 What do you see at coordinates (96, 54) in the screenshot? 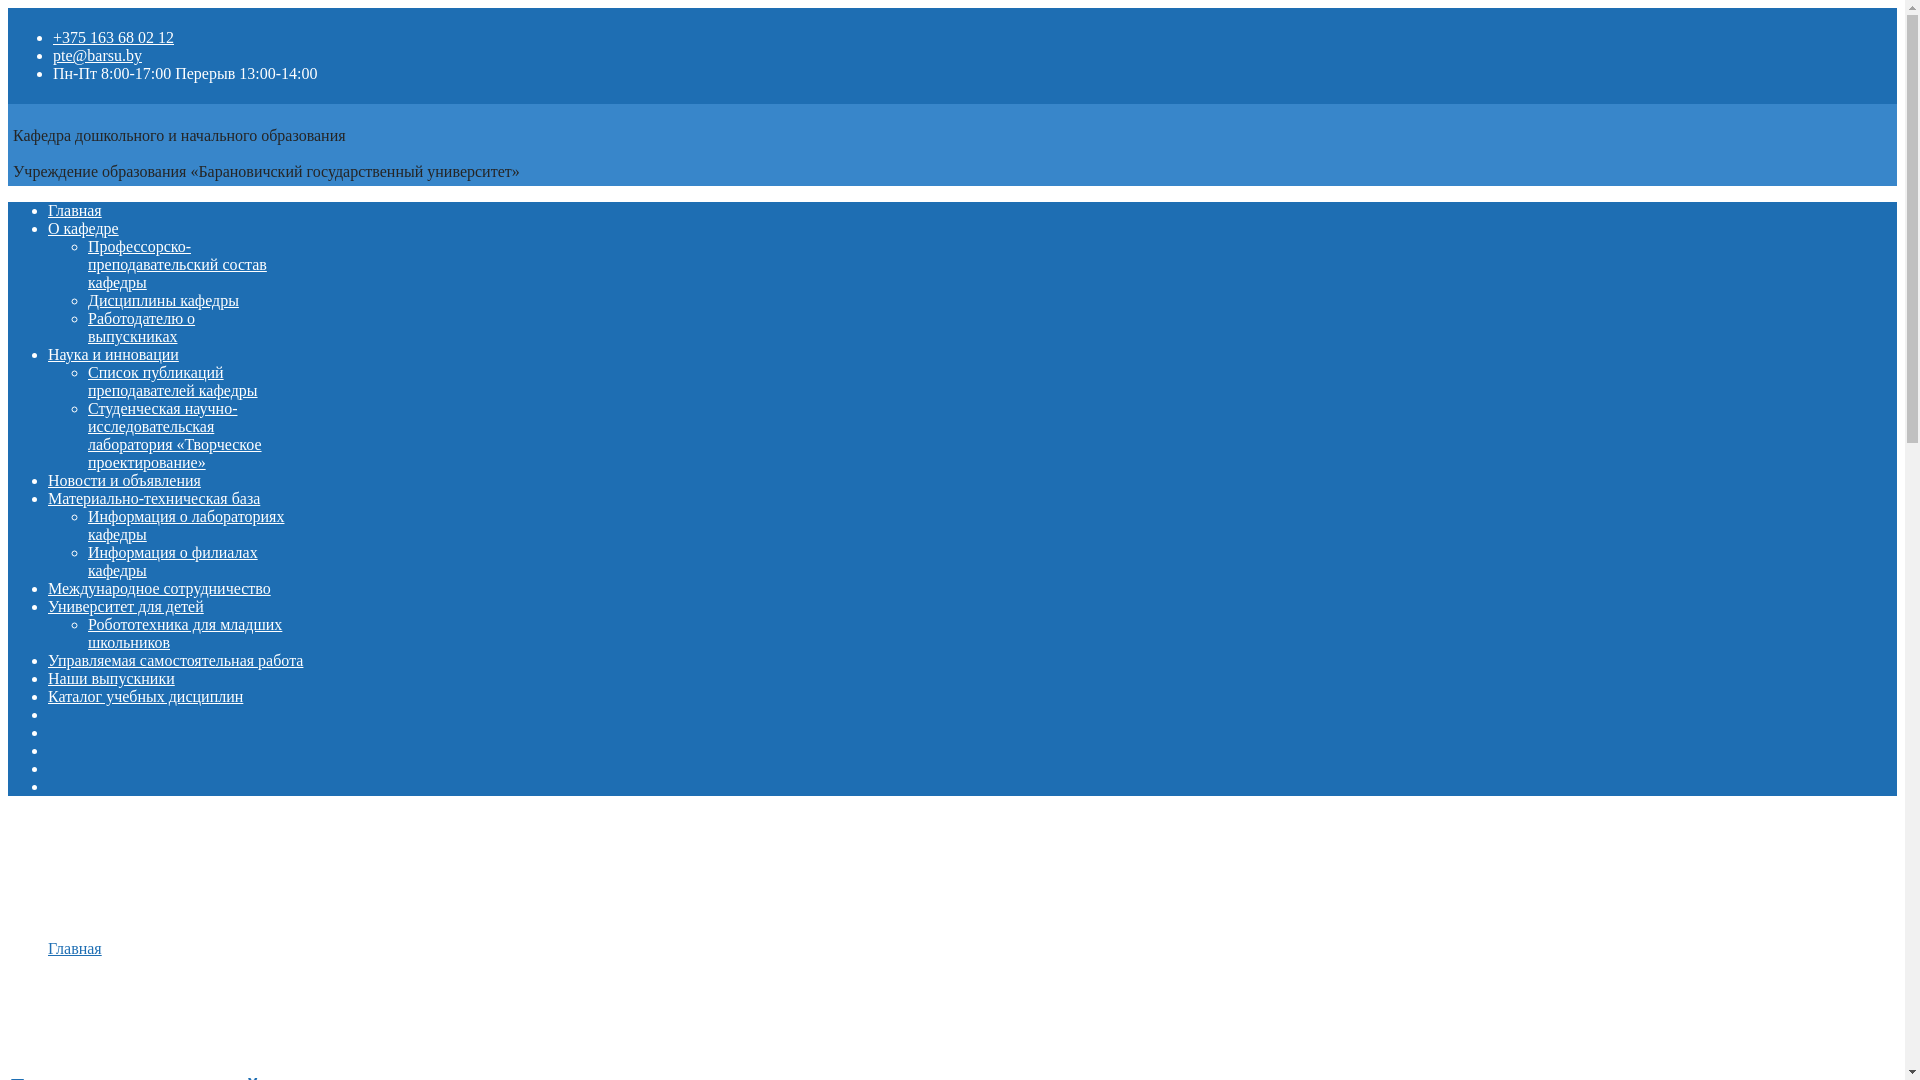
I see `'pte@barsu.by'` at bounding box center [96, 54].